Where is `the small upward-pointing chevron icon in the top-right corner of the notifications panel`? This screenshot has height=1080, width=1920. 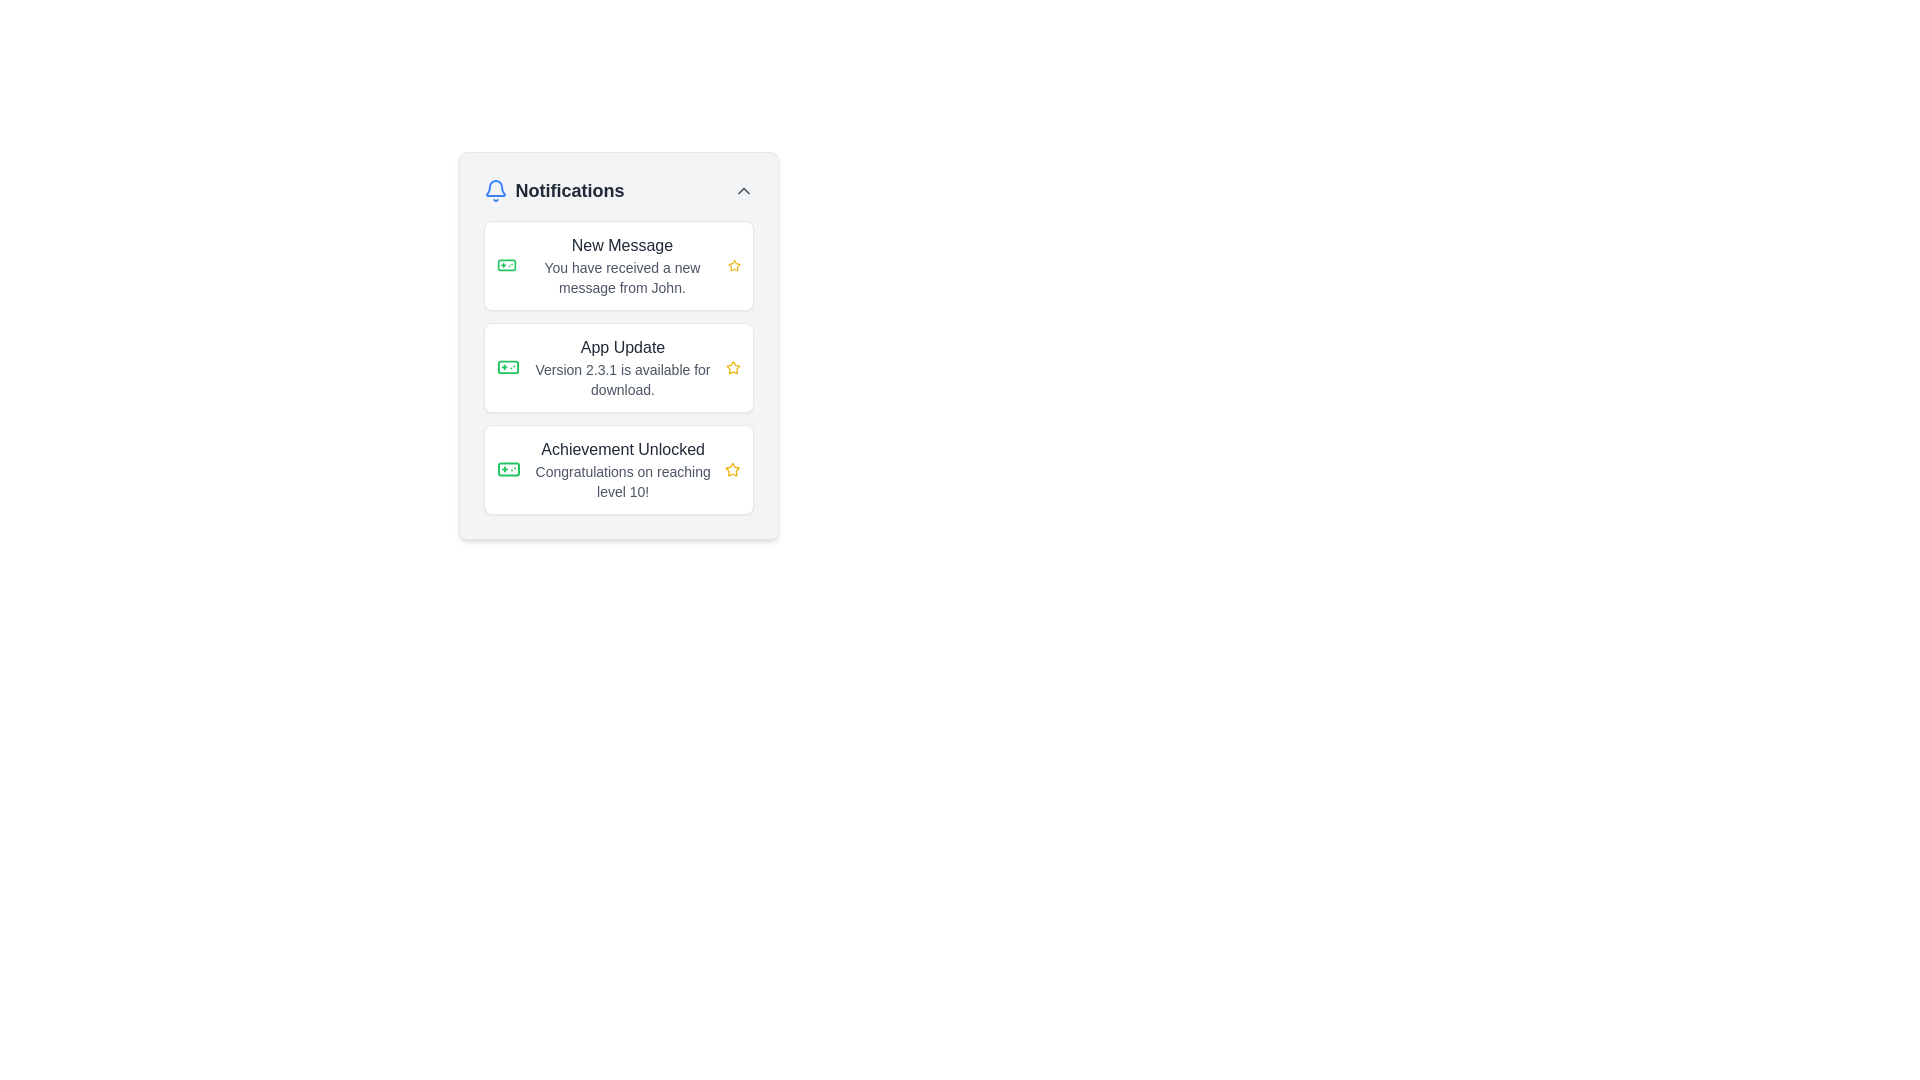 the small upward-pointing chevron icon in the top-right corner of the notifications panel is located at coordinates (742, 191).